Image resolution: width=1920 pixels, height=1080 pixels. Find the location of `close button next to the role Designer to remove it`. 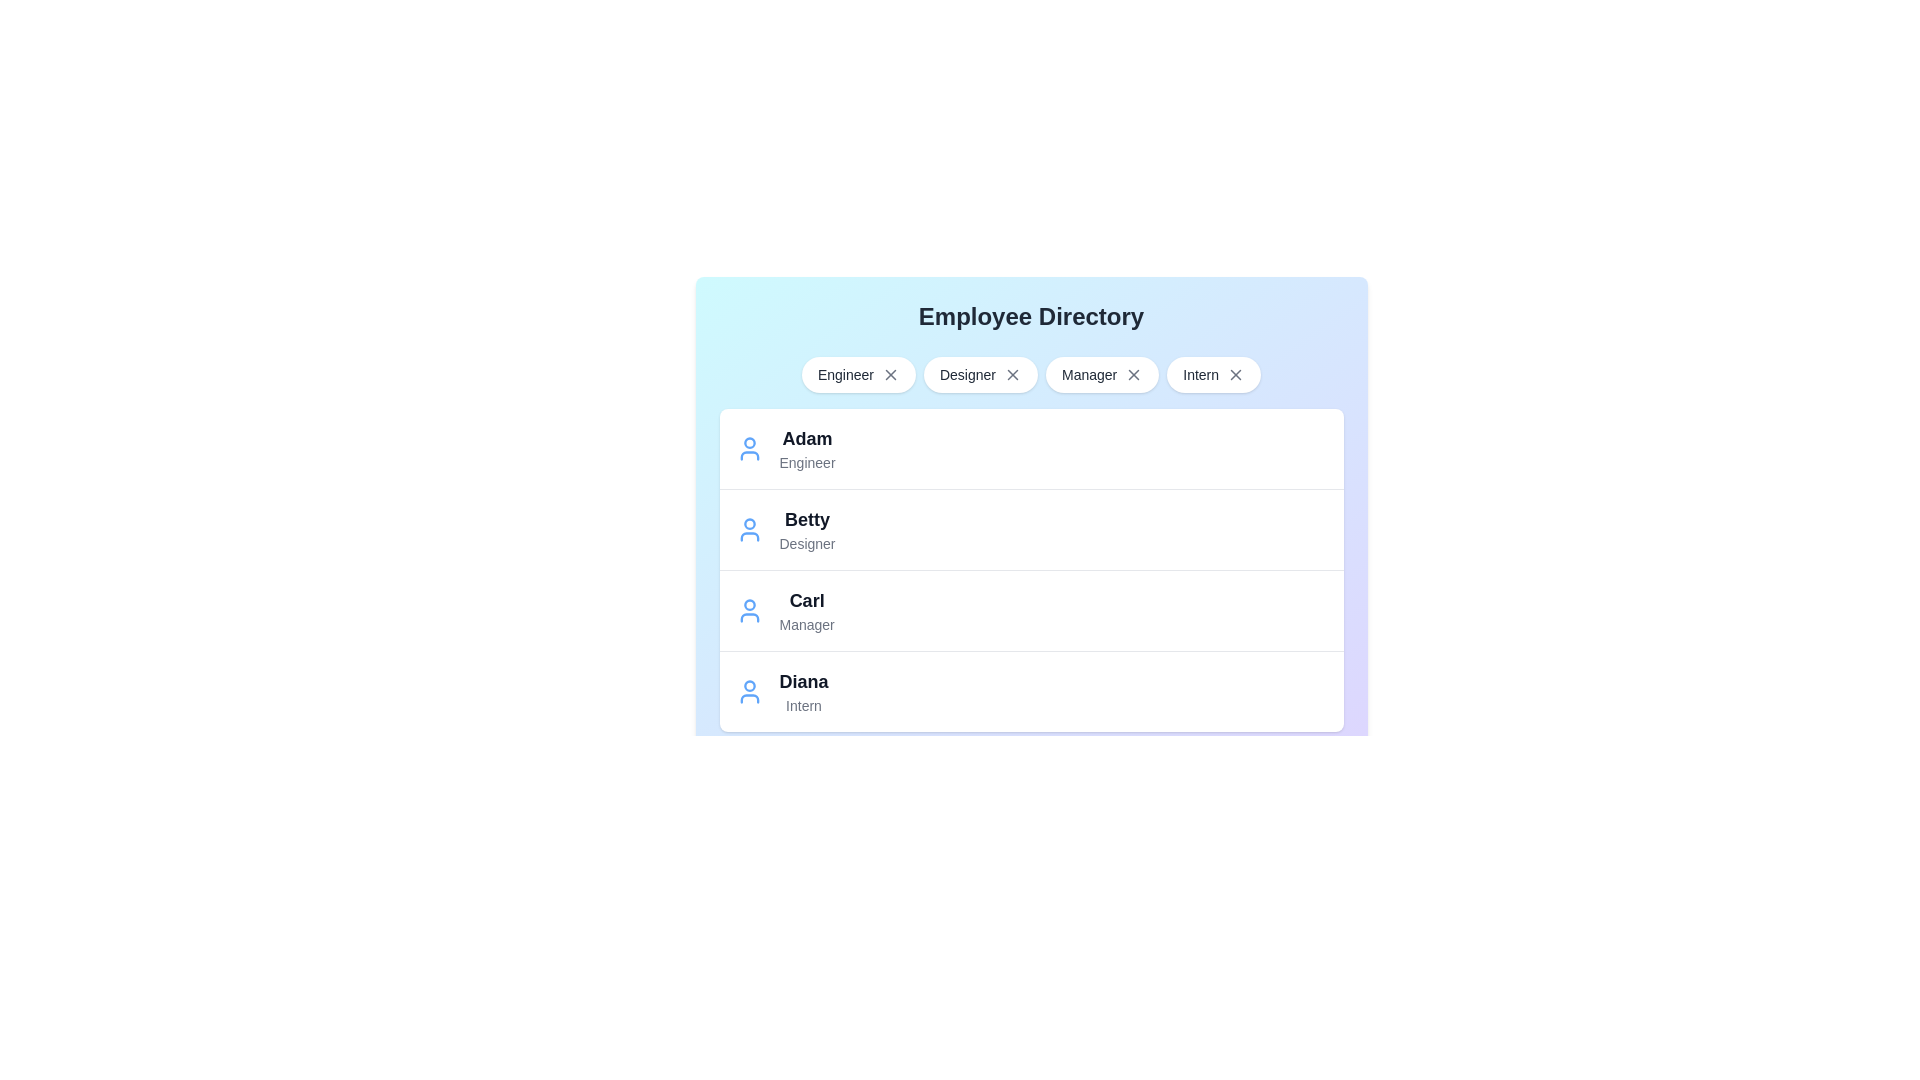

close button next to the role Designer to remove it is located at coordinates (1012, 374).